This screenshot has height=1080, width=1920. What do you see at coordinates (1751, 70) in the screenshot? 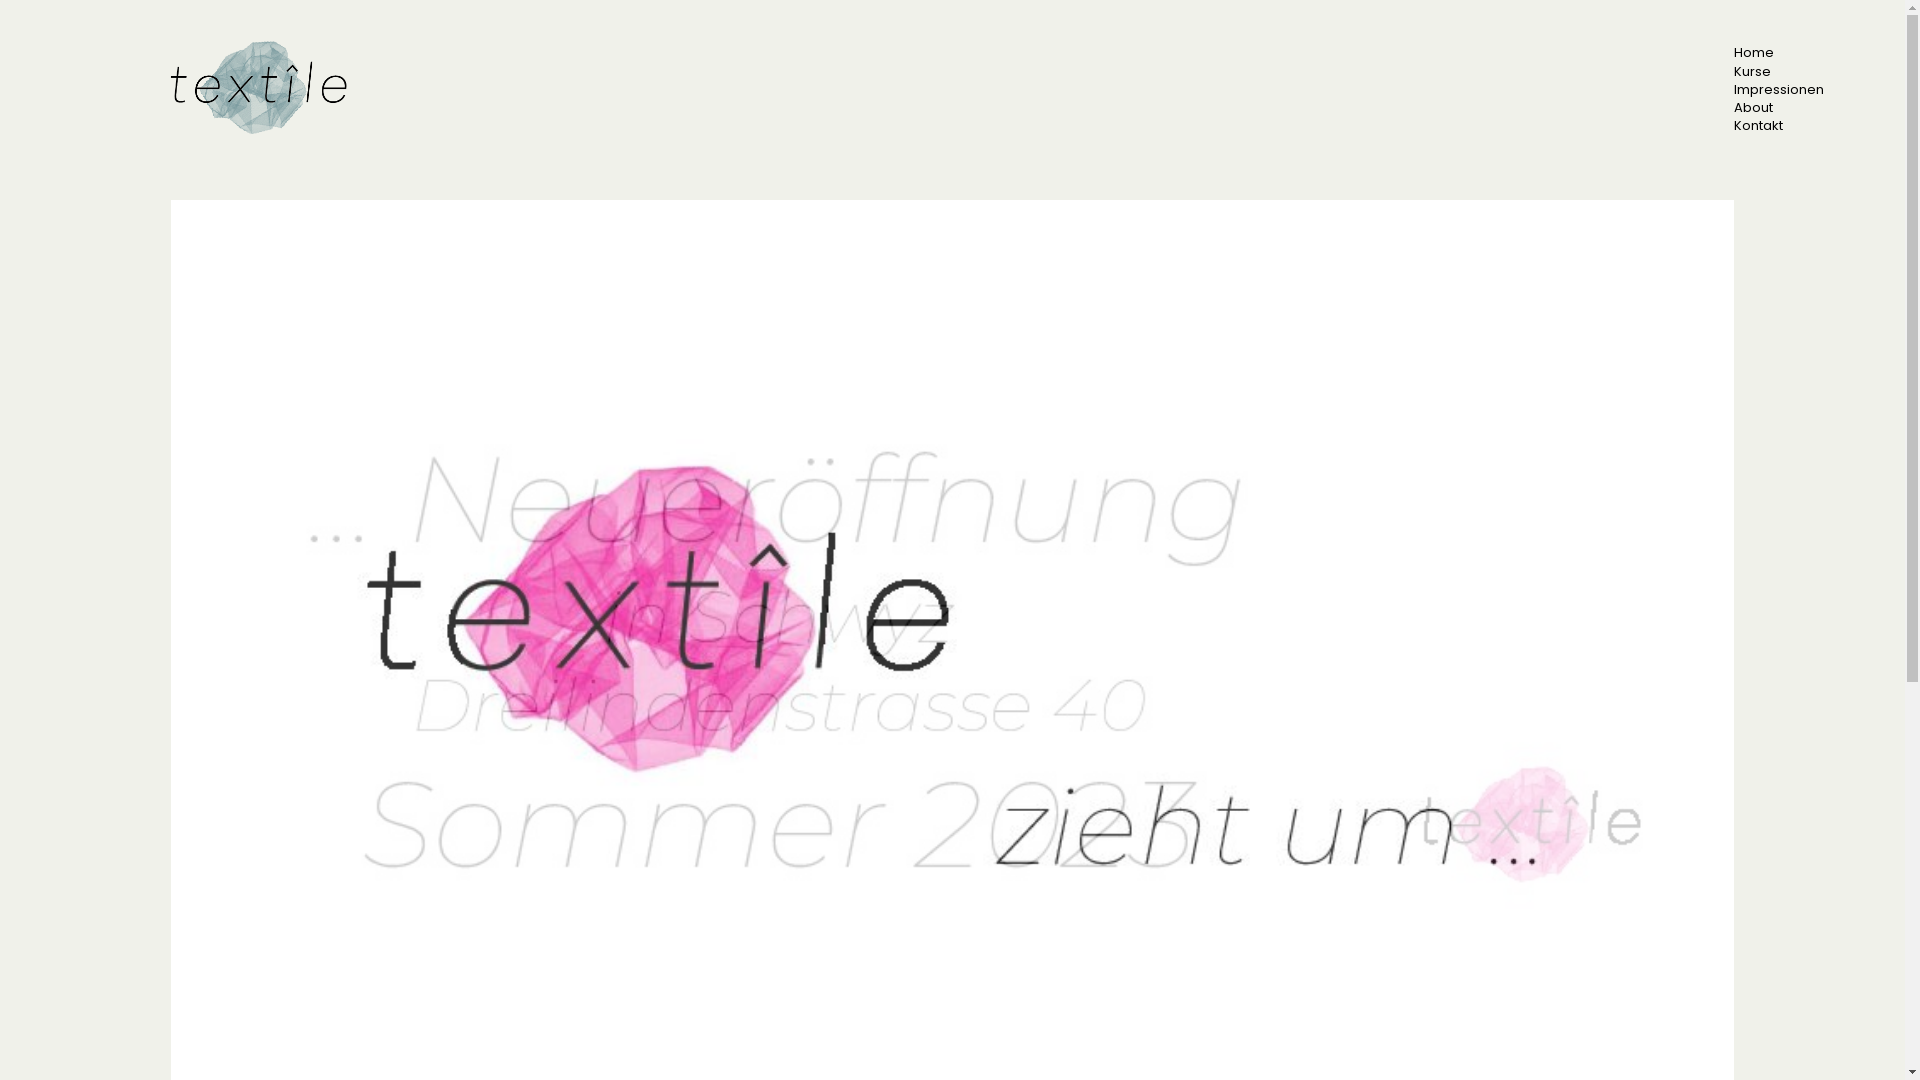
I see `'Kurse'` at bounding box center [1751, 70].